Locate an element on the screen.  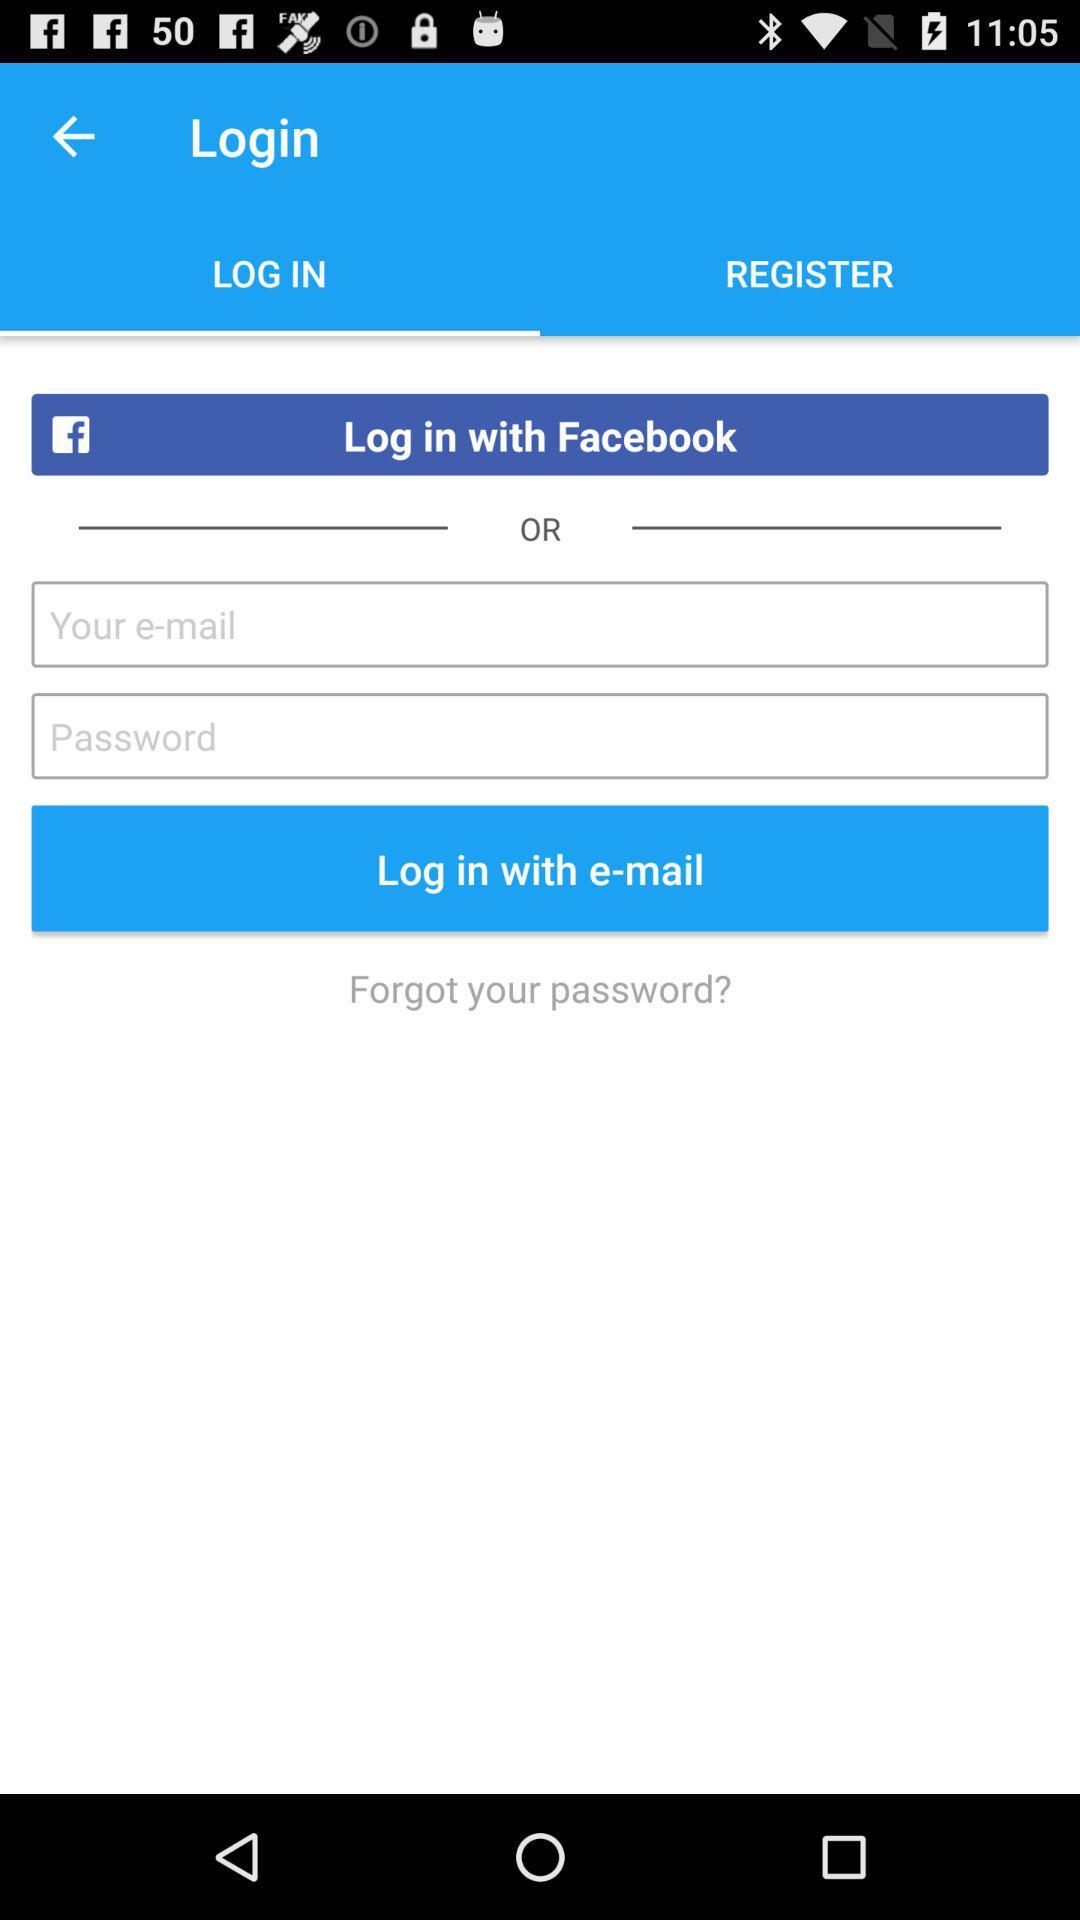
facebook login is located at coordinates (540, 623).